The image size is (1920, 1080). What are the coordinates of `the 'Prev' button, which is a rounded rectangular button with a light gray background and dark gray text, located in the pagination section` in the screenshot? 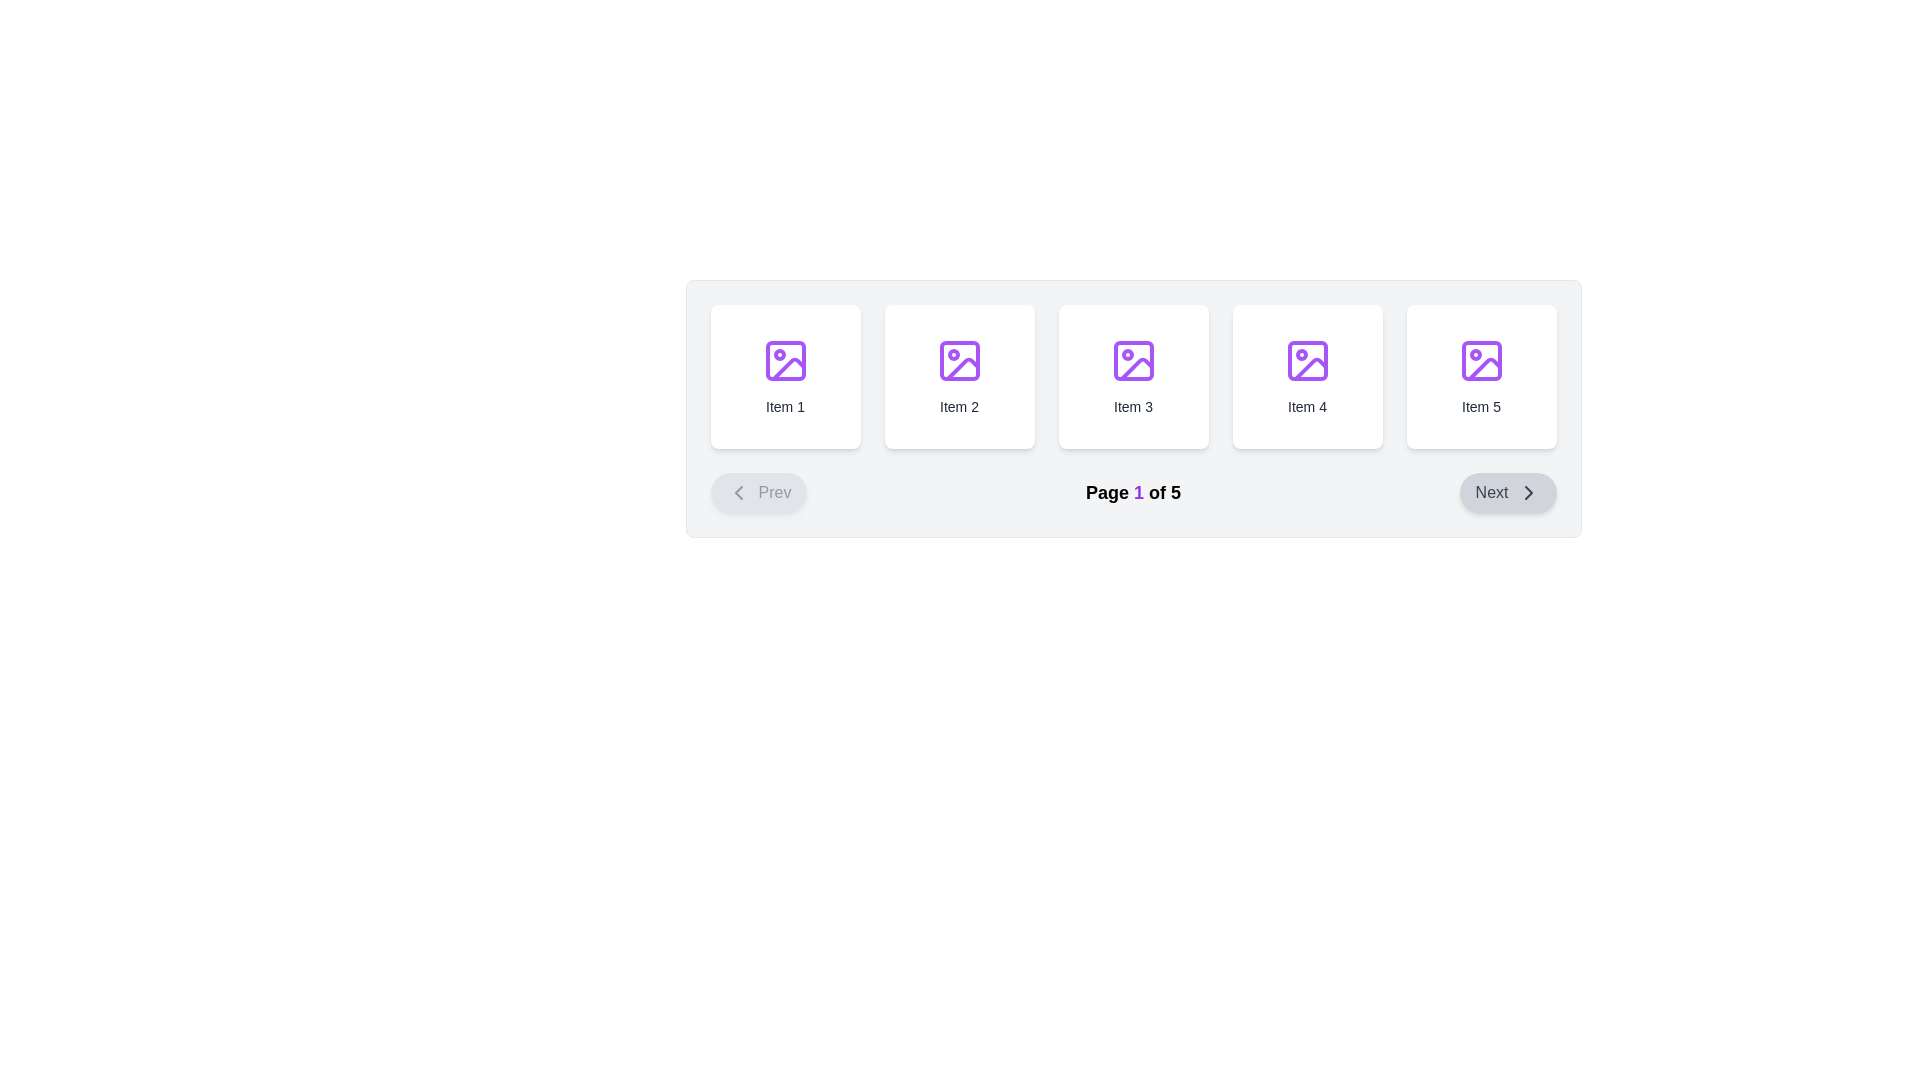 It's located at (757, 493).